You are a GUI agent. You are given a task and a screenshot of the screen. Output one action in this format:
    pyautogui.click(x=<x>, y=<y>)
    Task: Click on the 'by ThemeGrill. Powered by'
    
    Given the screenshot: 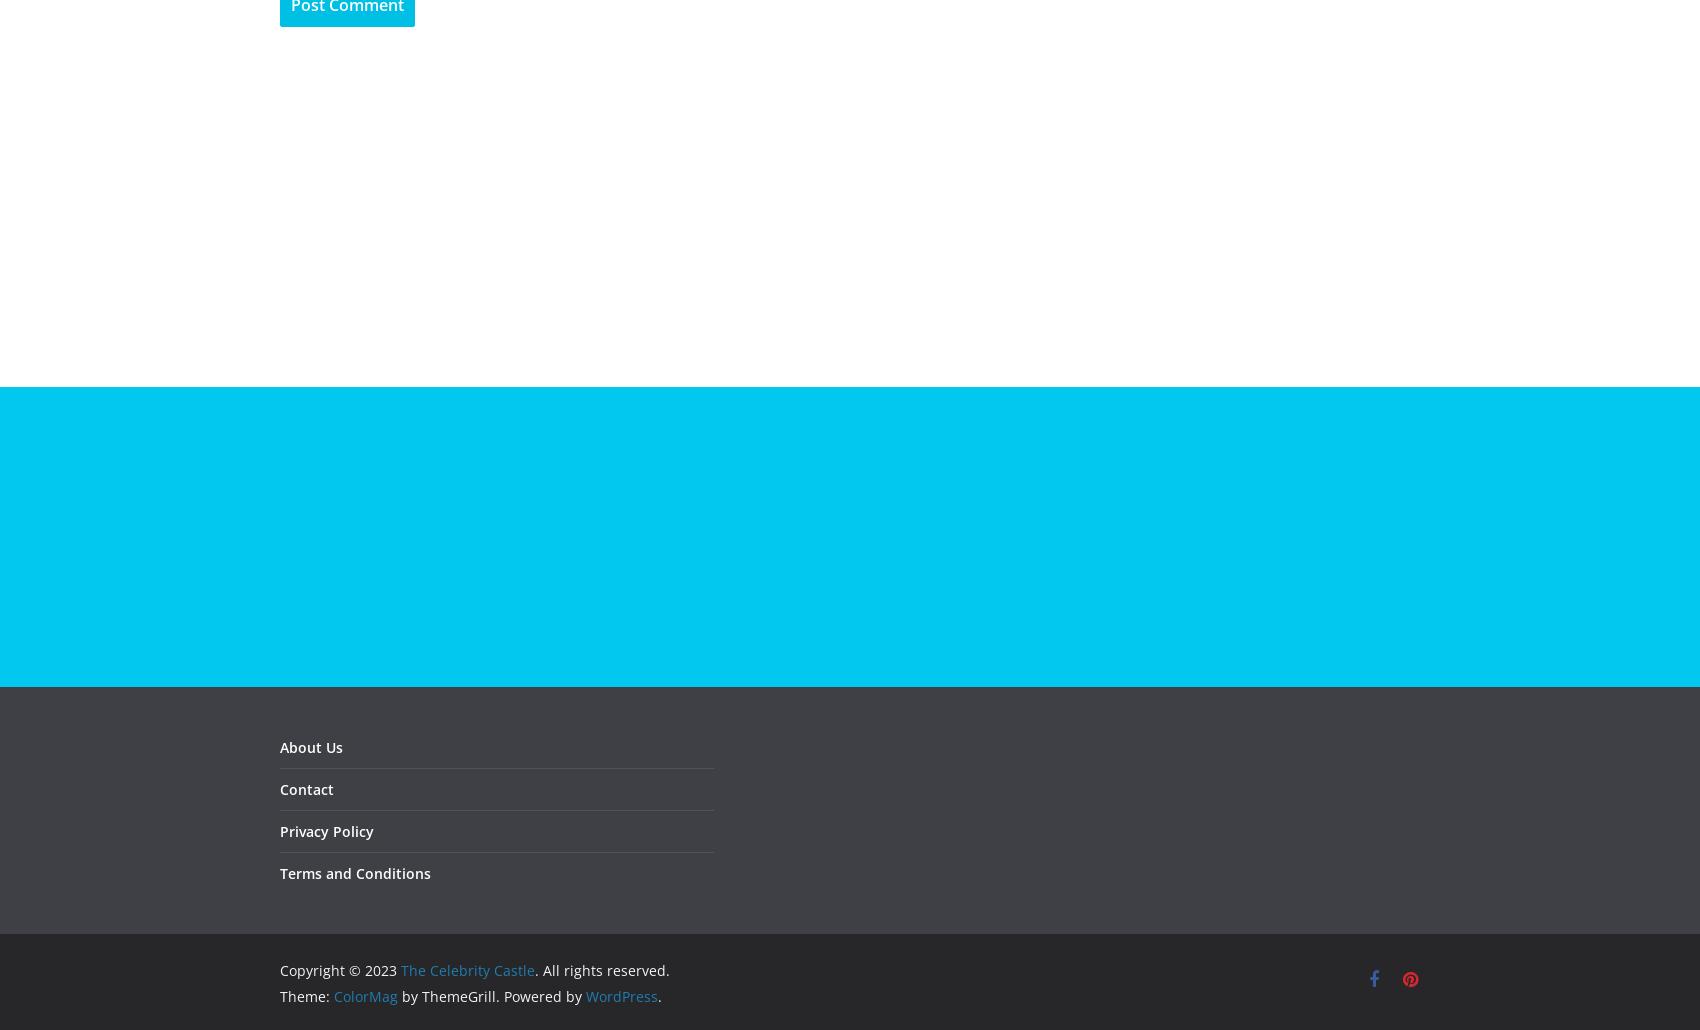 What is the action you would take?
    pyautogui.click(x=491, y=994)
    